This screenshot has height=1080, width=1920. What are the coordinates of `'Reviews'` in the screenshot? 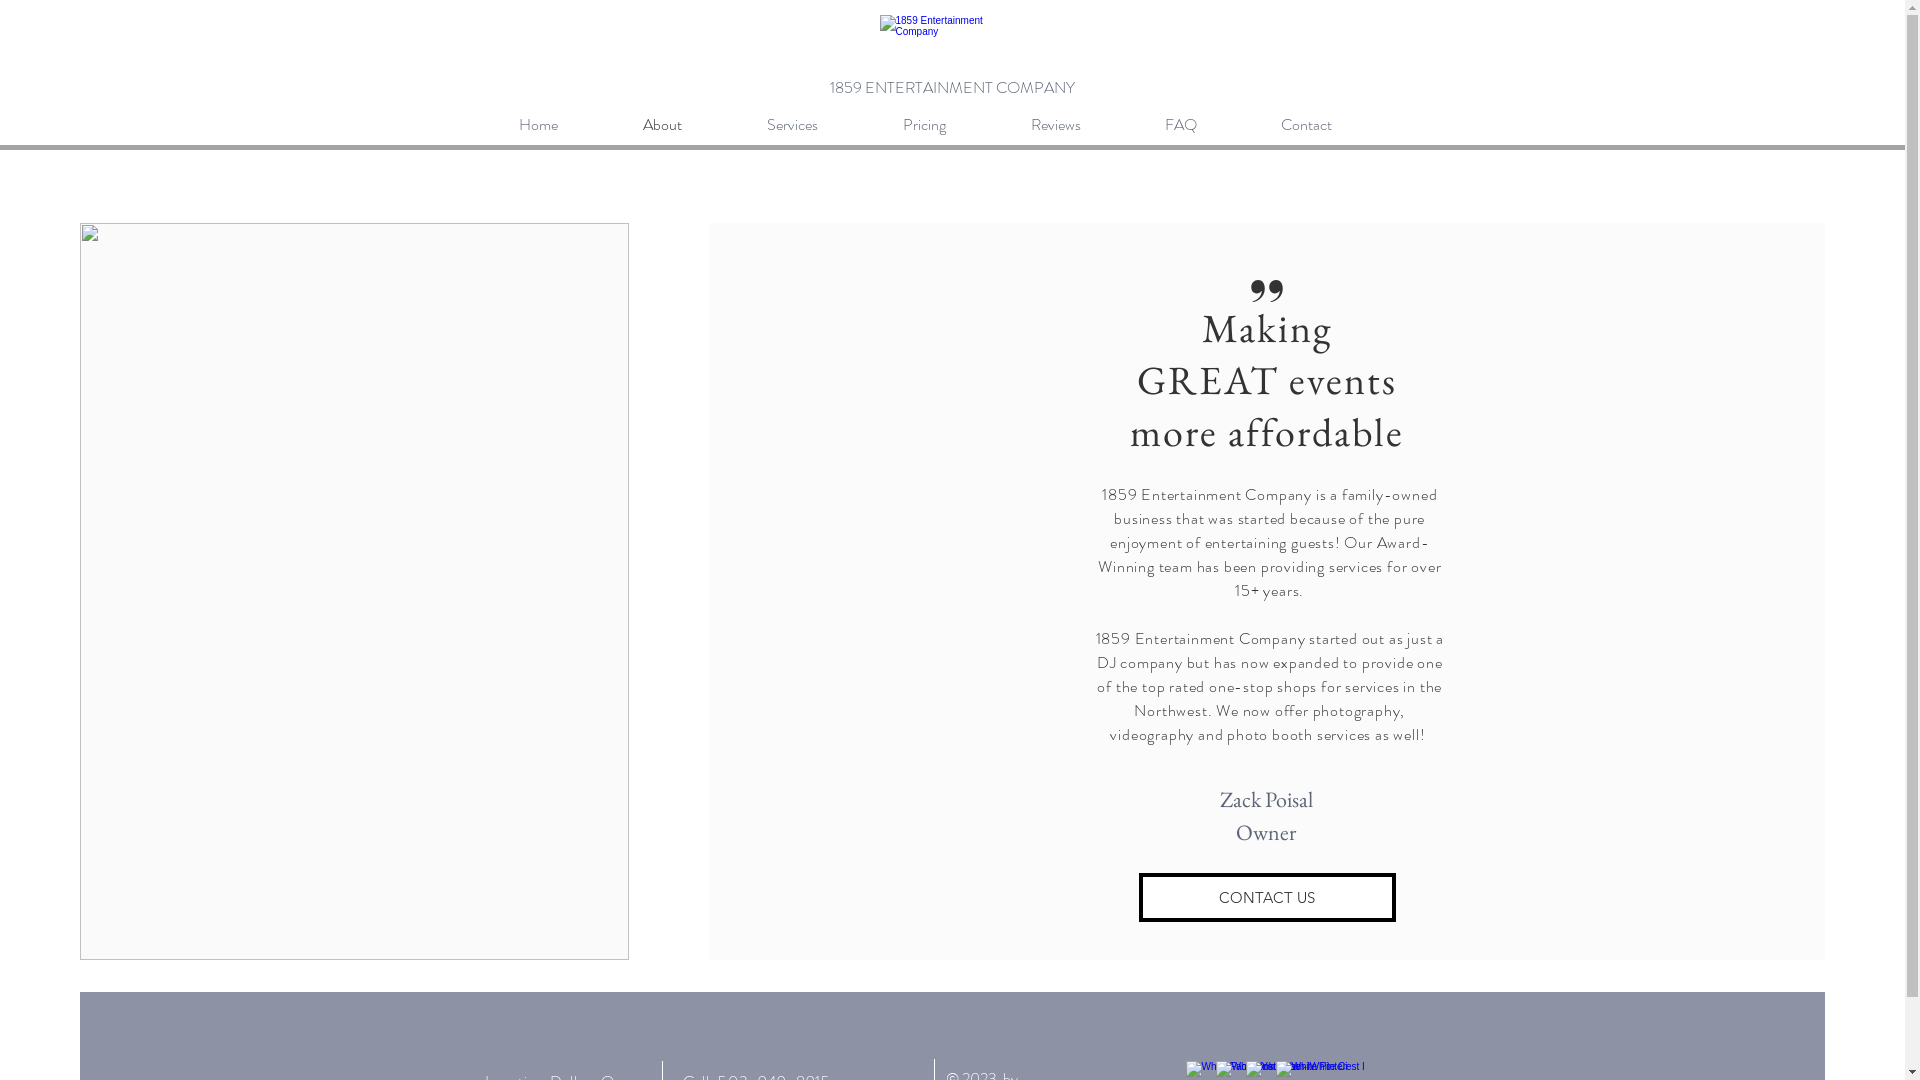 It's located at (1082, 124).